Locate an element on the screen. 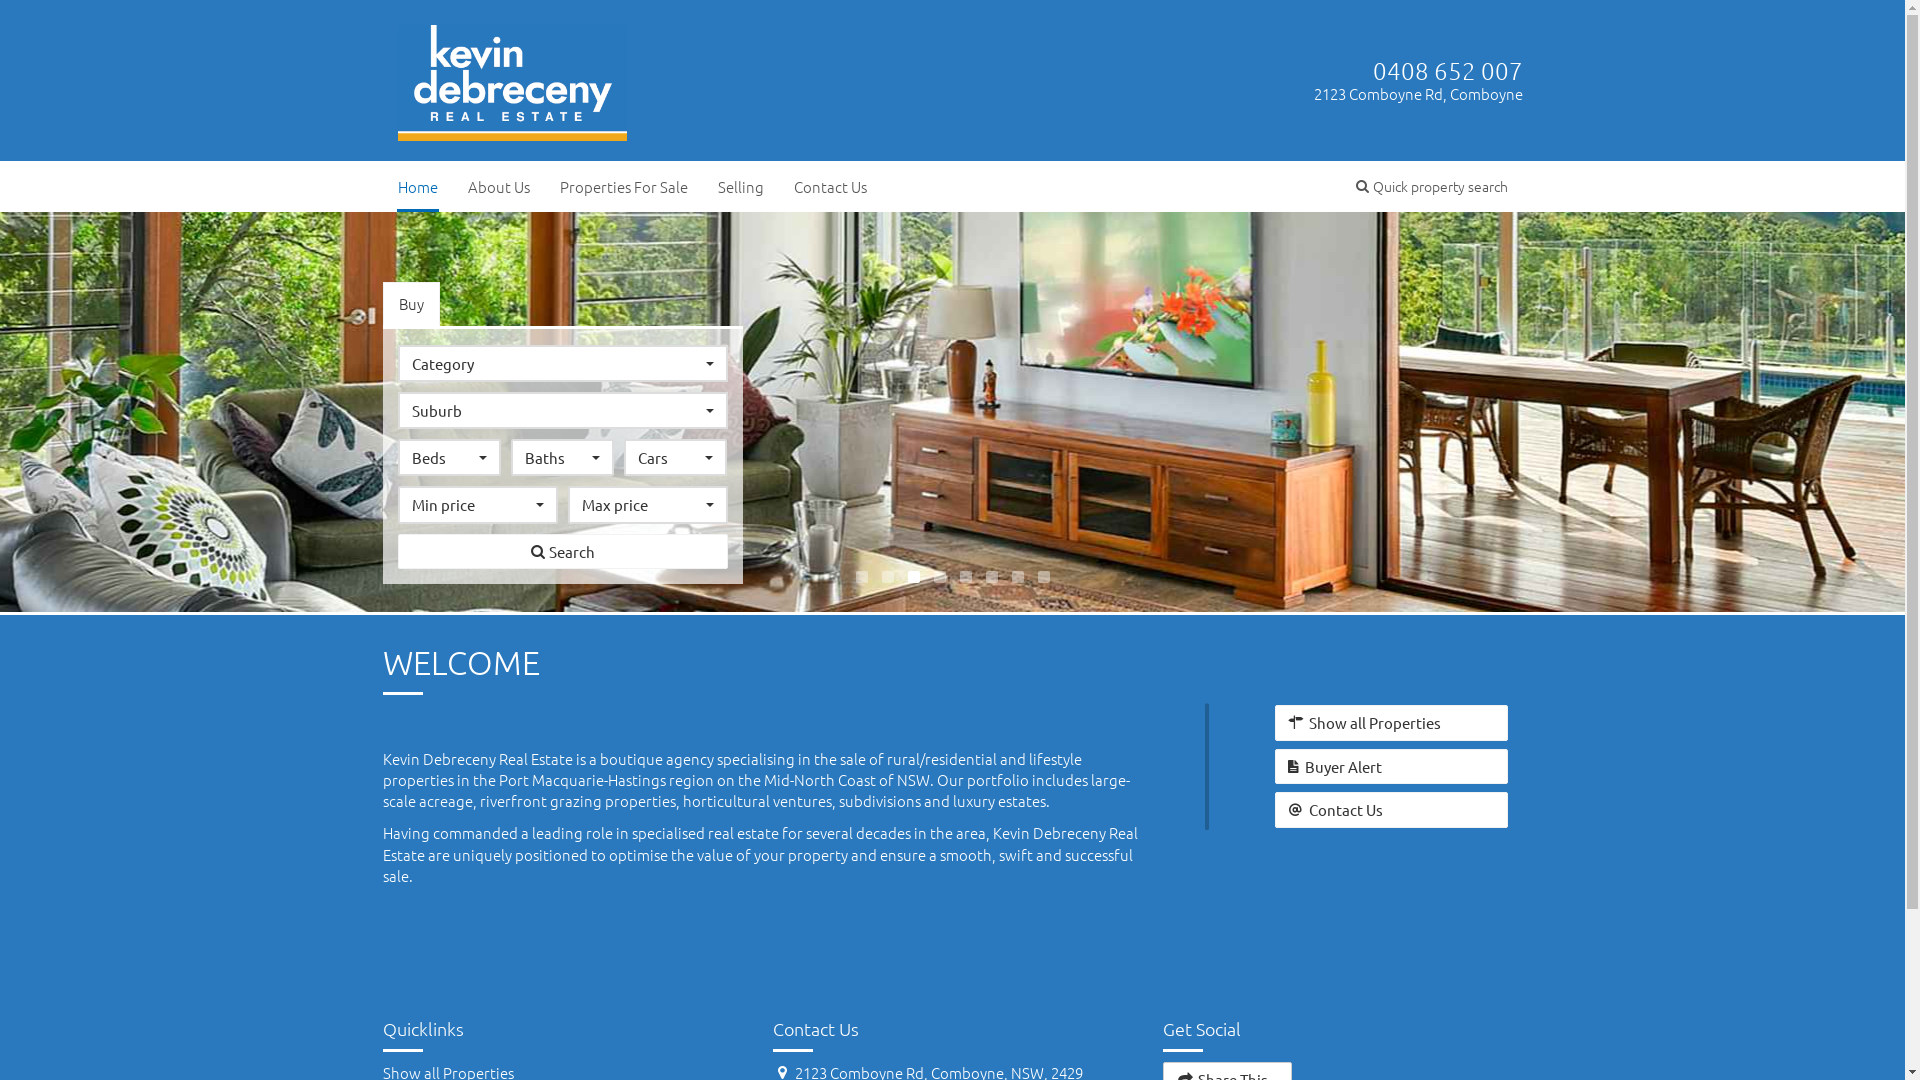 Image resolution: width=1920 pixels, height=1080 pixels. 'About Us' is located at coordinates (450, 186).